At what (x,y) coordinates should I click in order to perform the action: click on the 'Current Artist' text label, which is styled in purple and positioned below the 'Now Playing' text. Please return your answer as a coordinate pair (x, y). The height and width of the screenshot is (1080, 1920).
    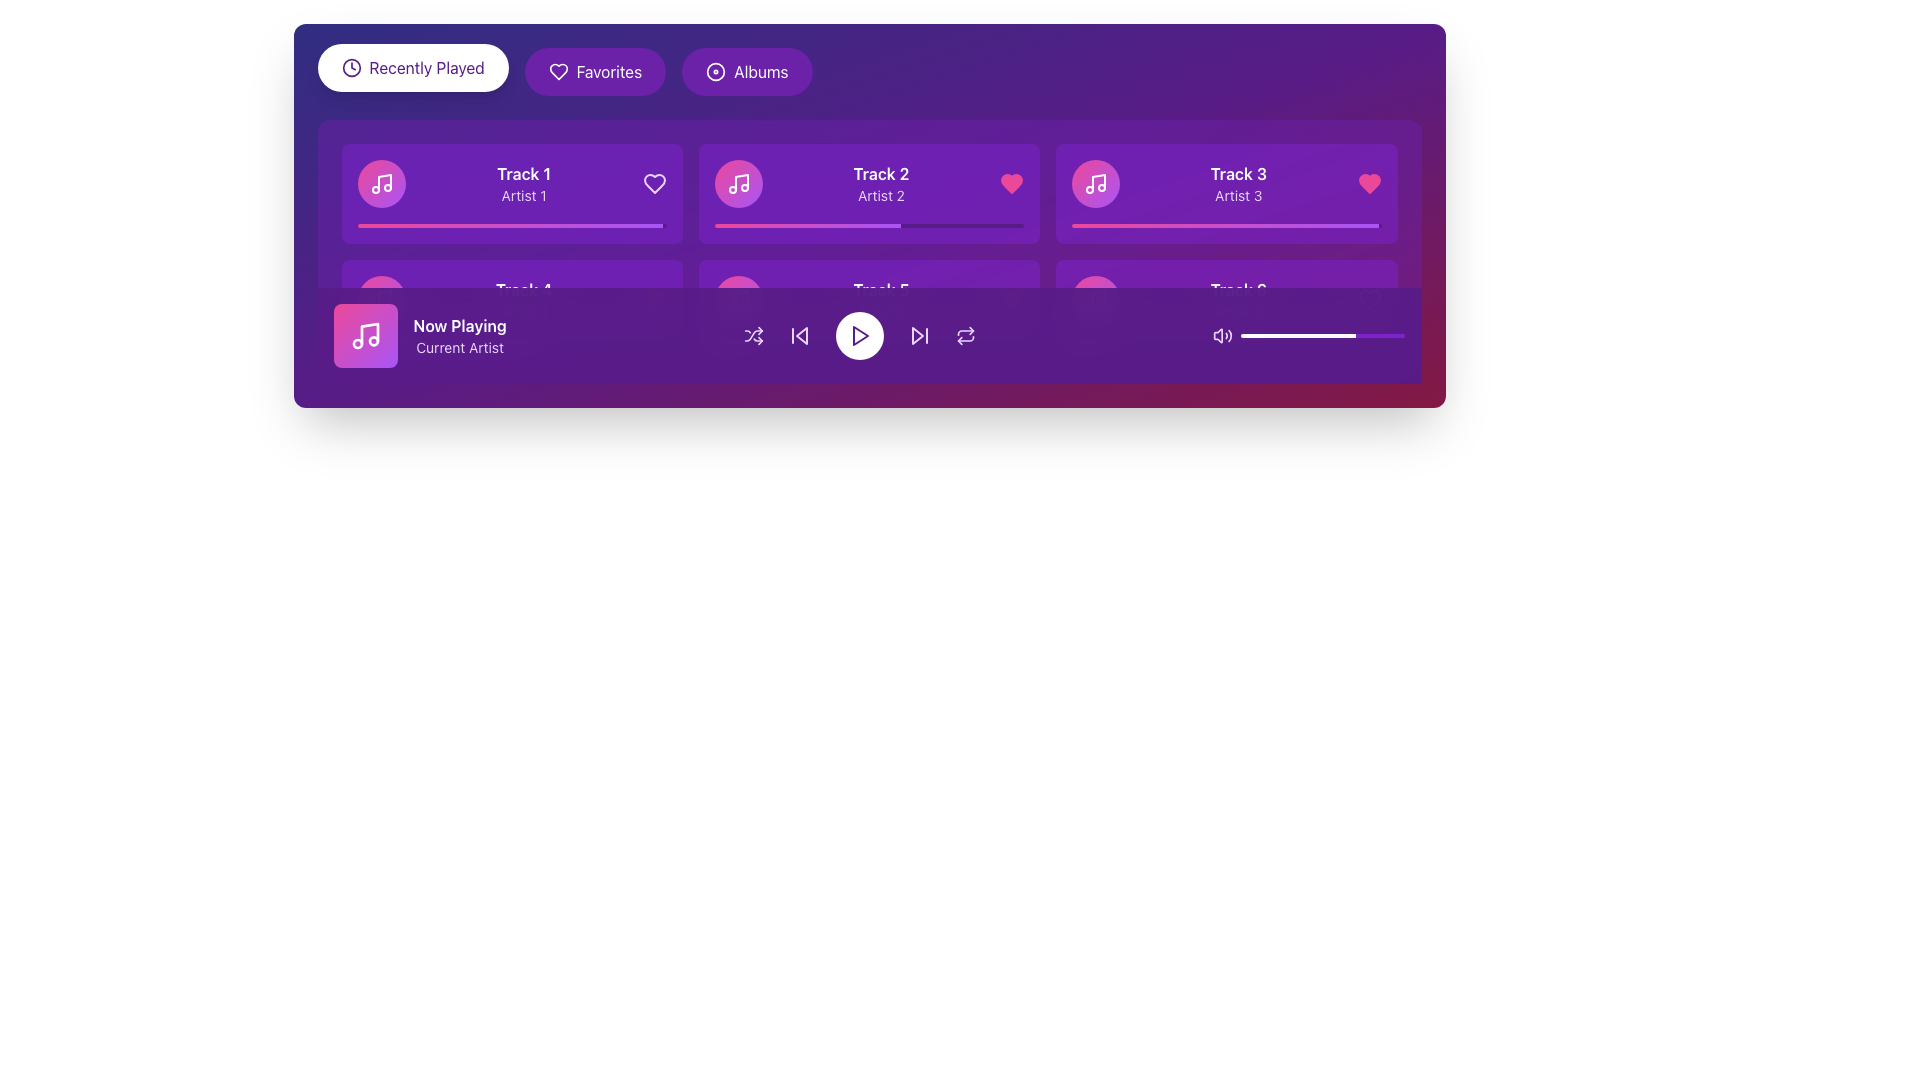
    Looking at the image, I should click on (459, 346).